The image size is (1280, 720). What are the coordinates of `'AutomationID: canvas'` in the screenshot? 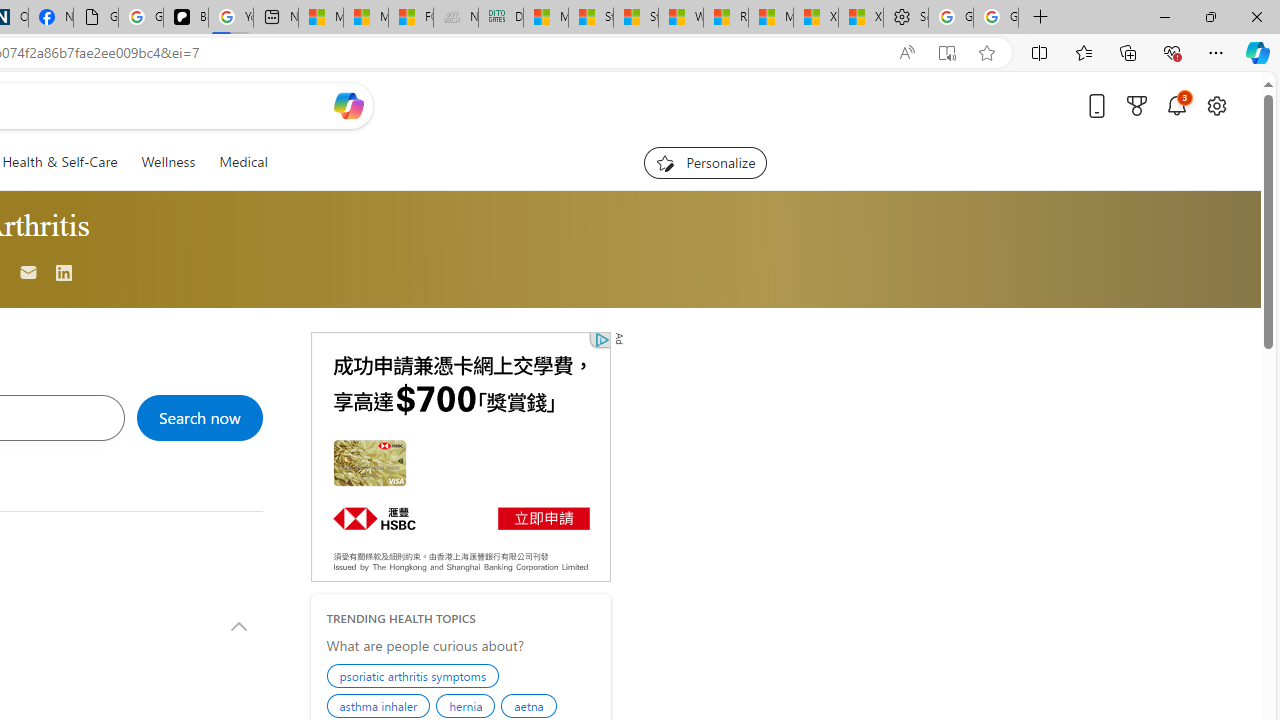 It's located at (459, 456).